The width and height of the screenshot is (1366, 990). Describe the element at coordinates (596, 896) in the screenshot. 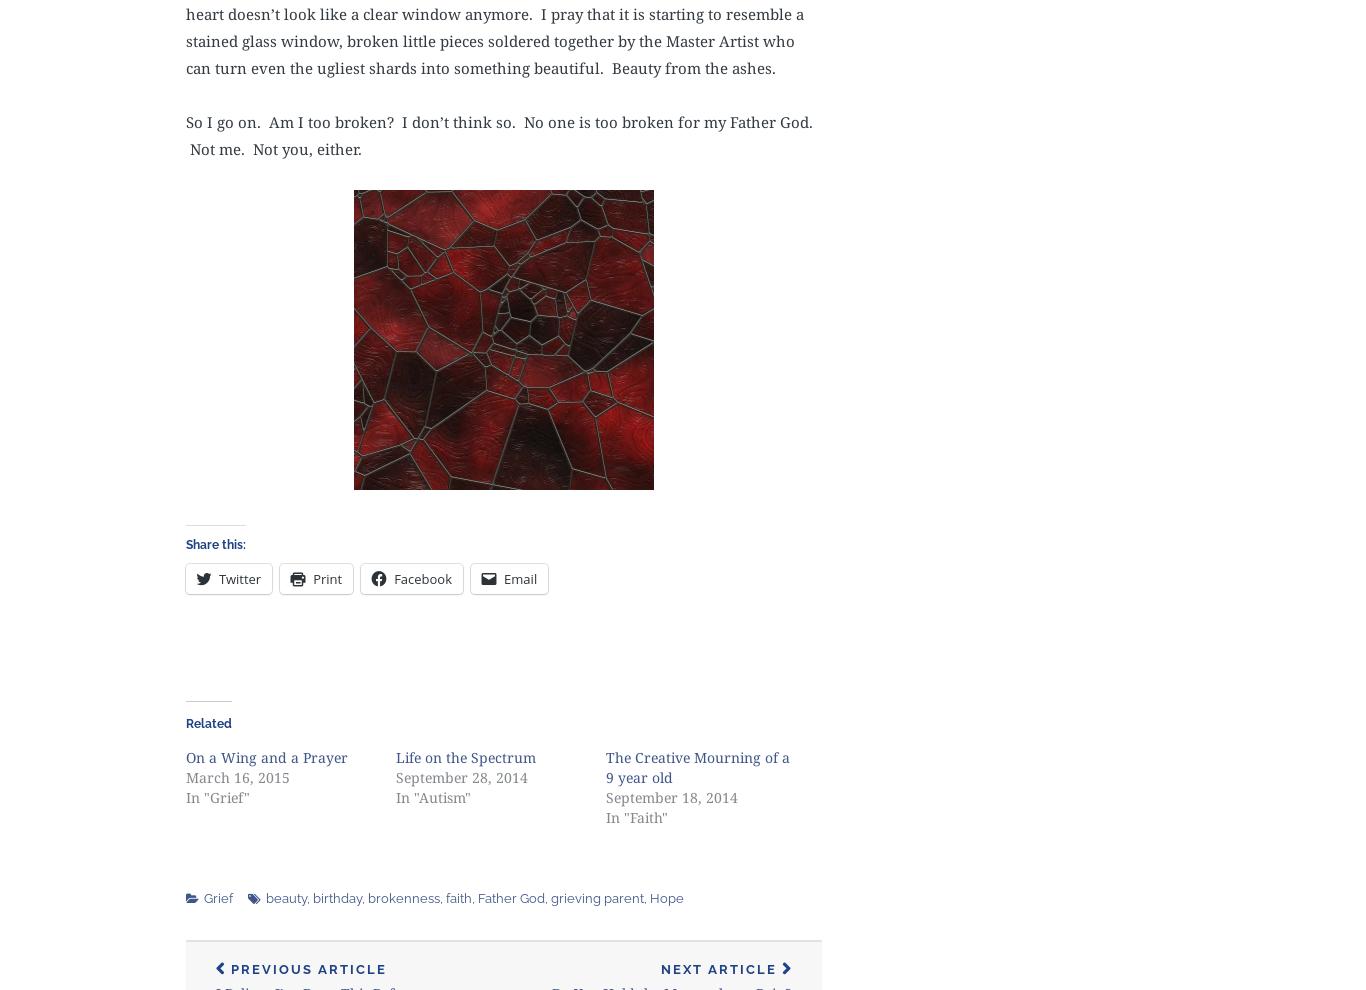

I see `'grieving parent'` at that location.